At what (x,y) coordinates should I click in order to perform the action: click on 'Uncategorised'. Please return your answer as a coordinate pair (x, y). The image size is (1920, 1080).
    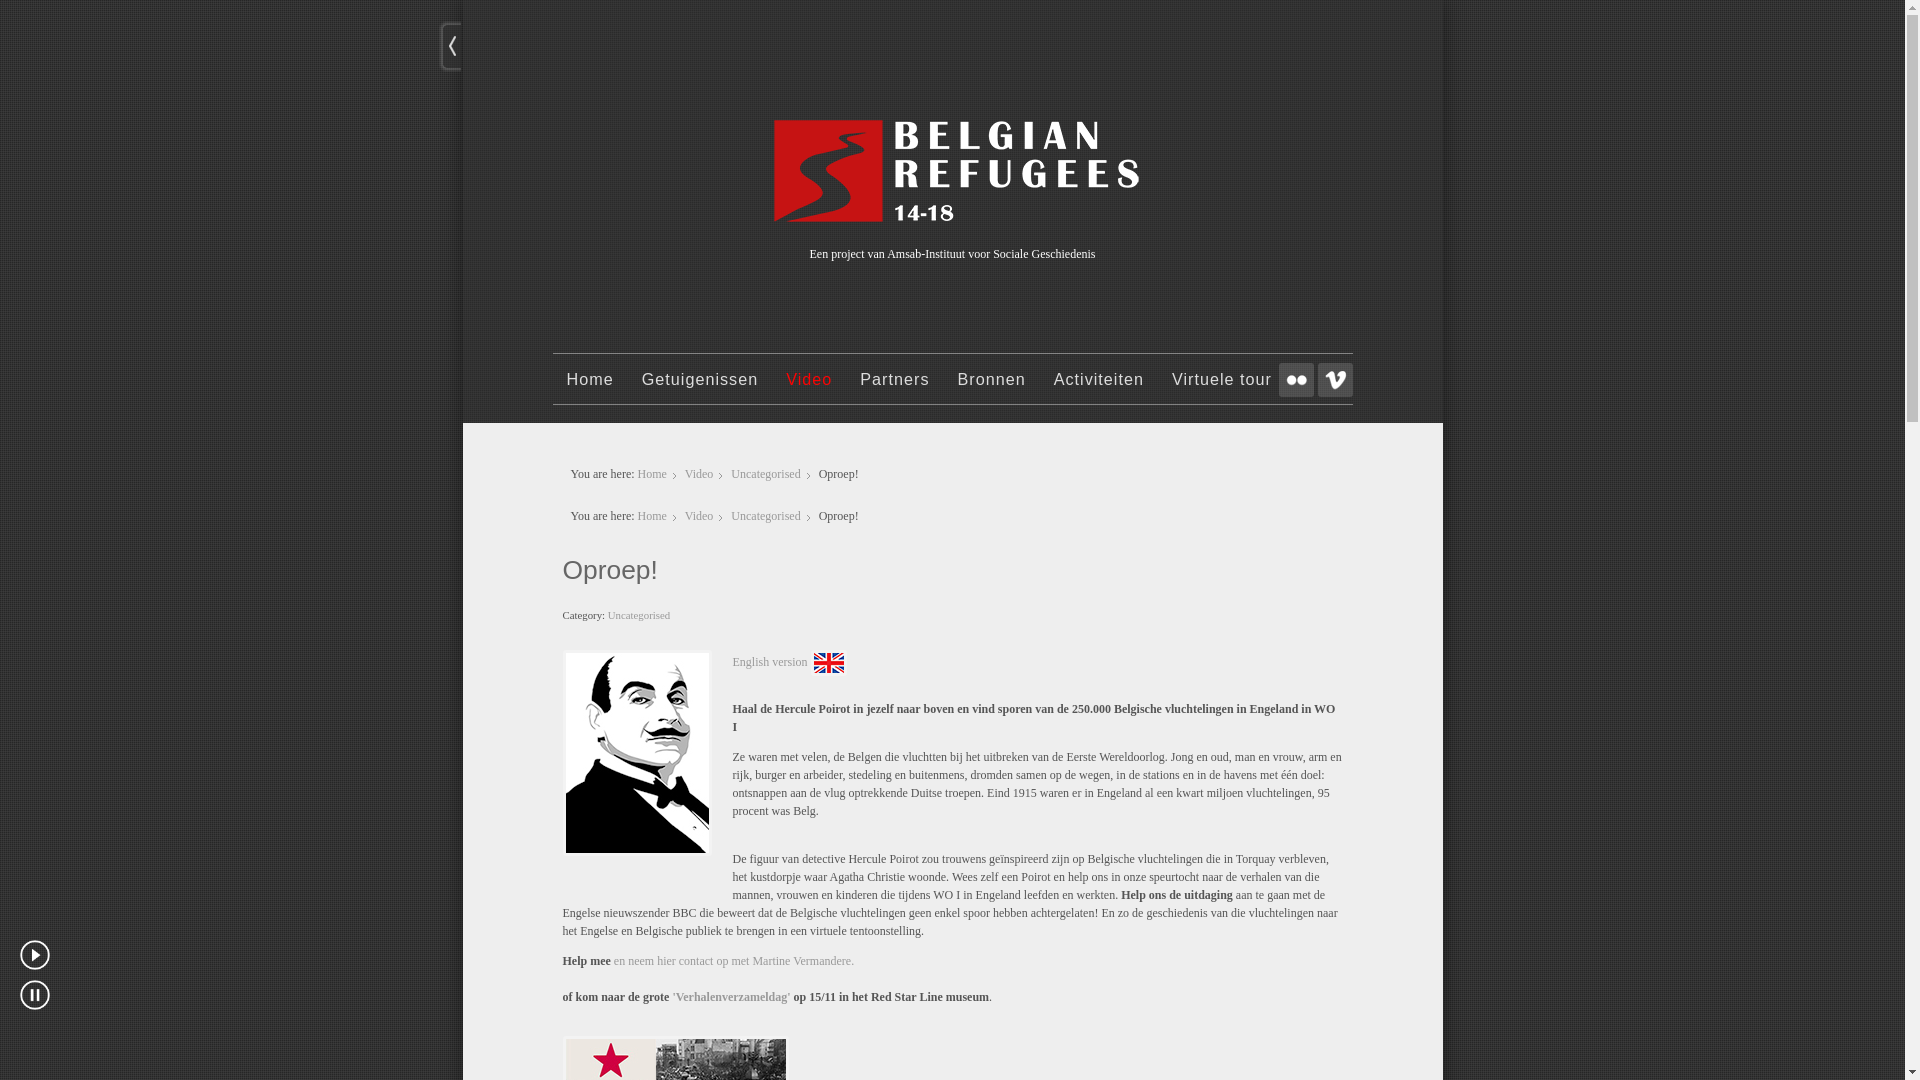
    Looking at the image, I should click on (637, 613).